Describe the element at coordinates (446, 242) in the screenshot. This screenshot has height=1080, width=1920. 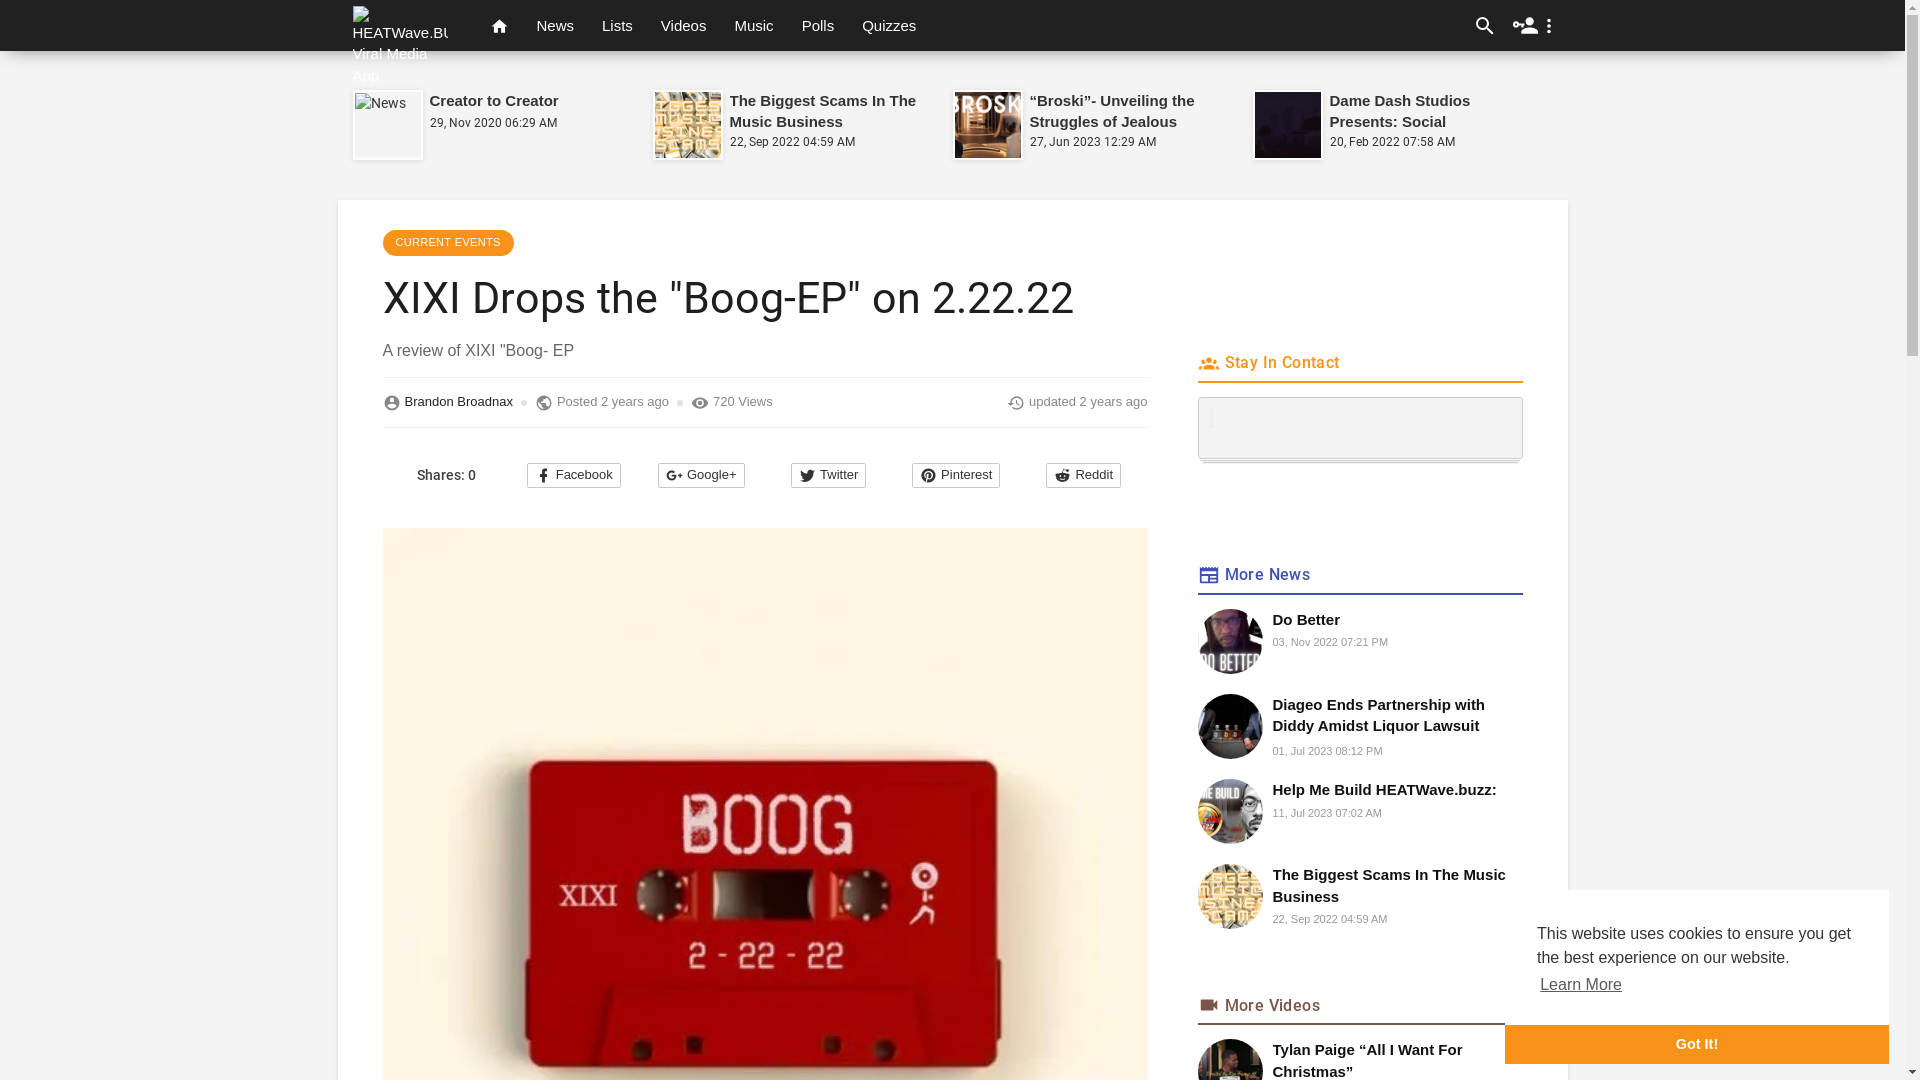
I see `'CURRENT EVENTS'` at that location.